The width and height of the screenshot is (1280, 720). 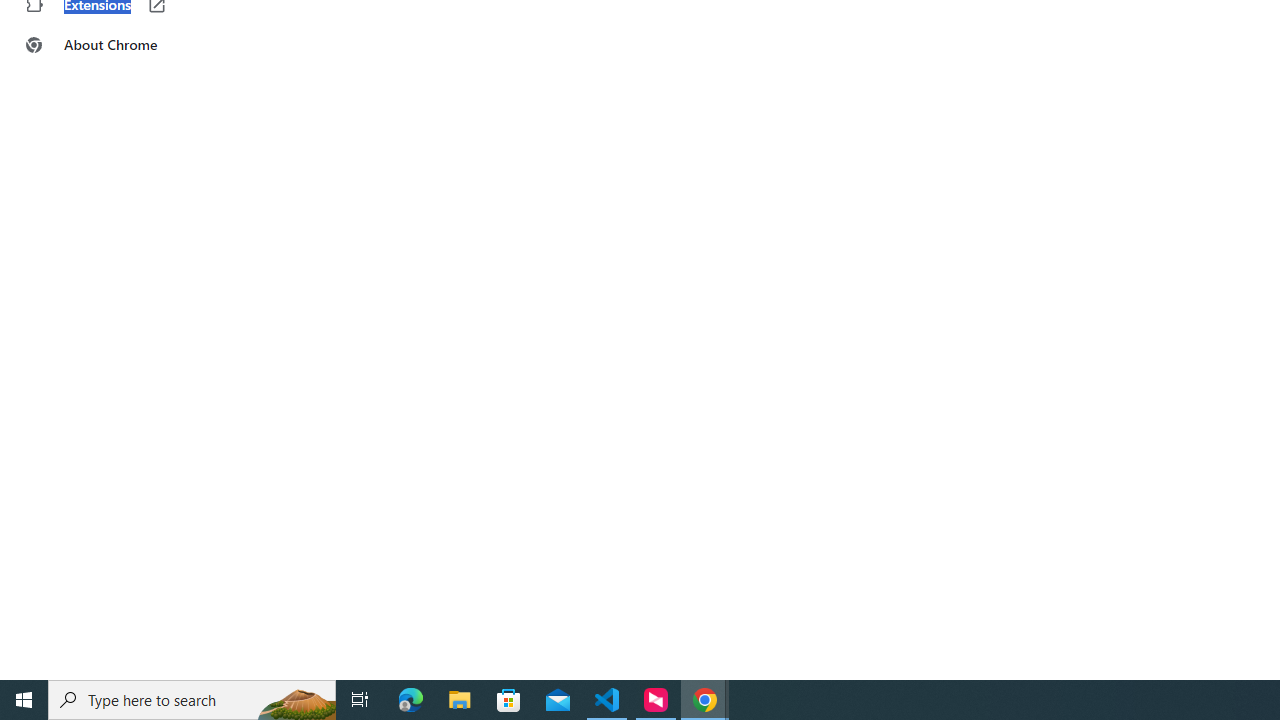 I want to click on 'About Chrome', so click(x=123, y=45).